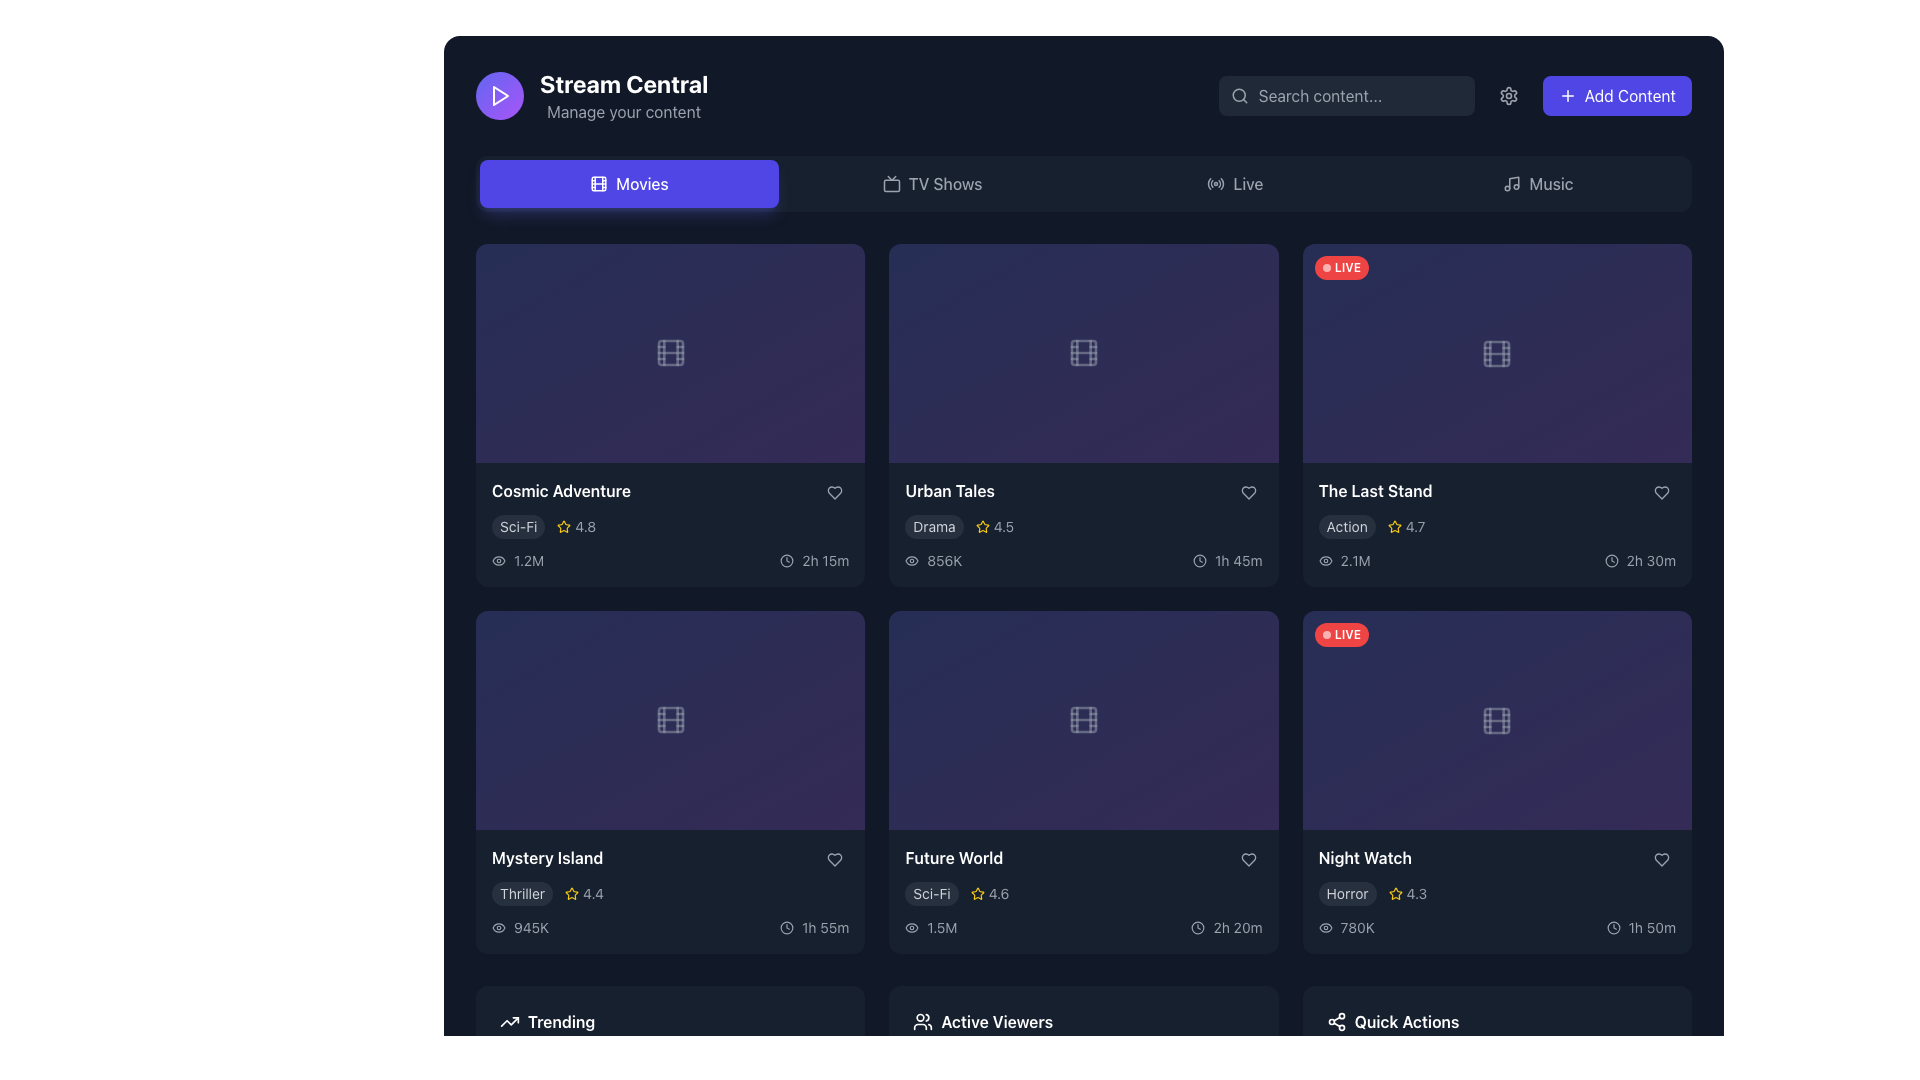  What do you see at coordinates (1247, 859) in the screenshot?
I see `the heart-shaped icon located in the bottom-right corner of the 'Future World' movie card` at bounding box center [1247, 859].